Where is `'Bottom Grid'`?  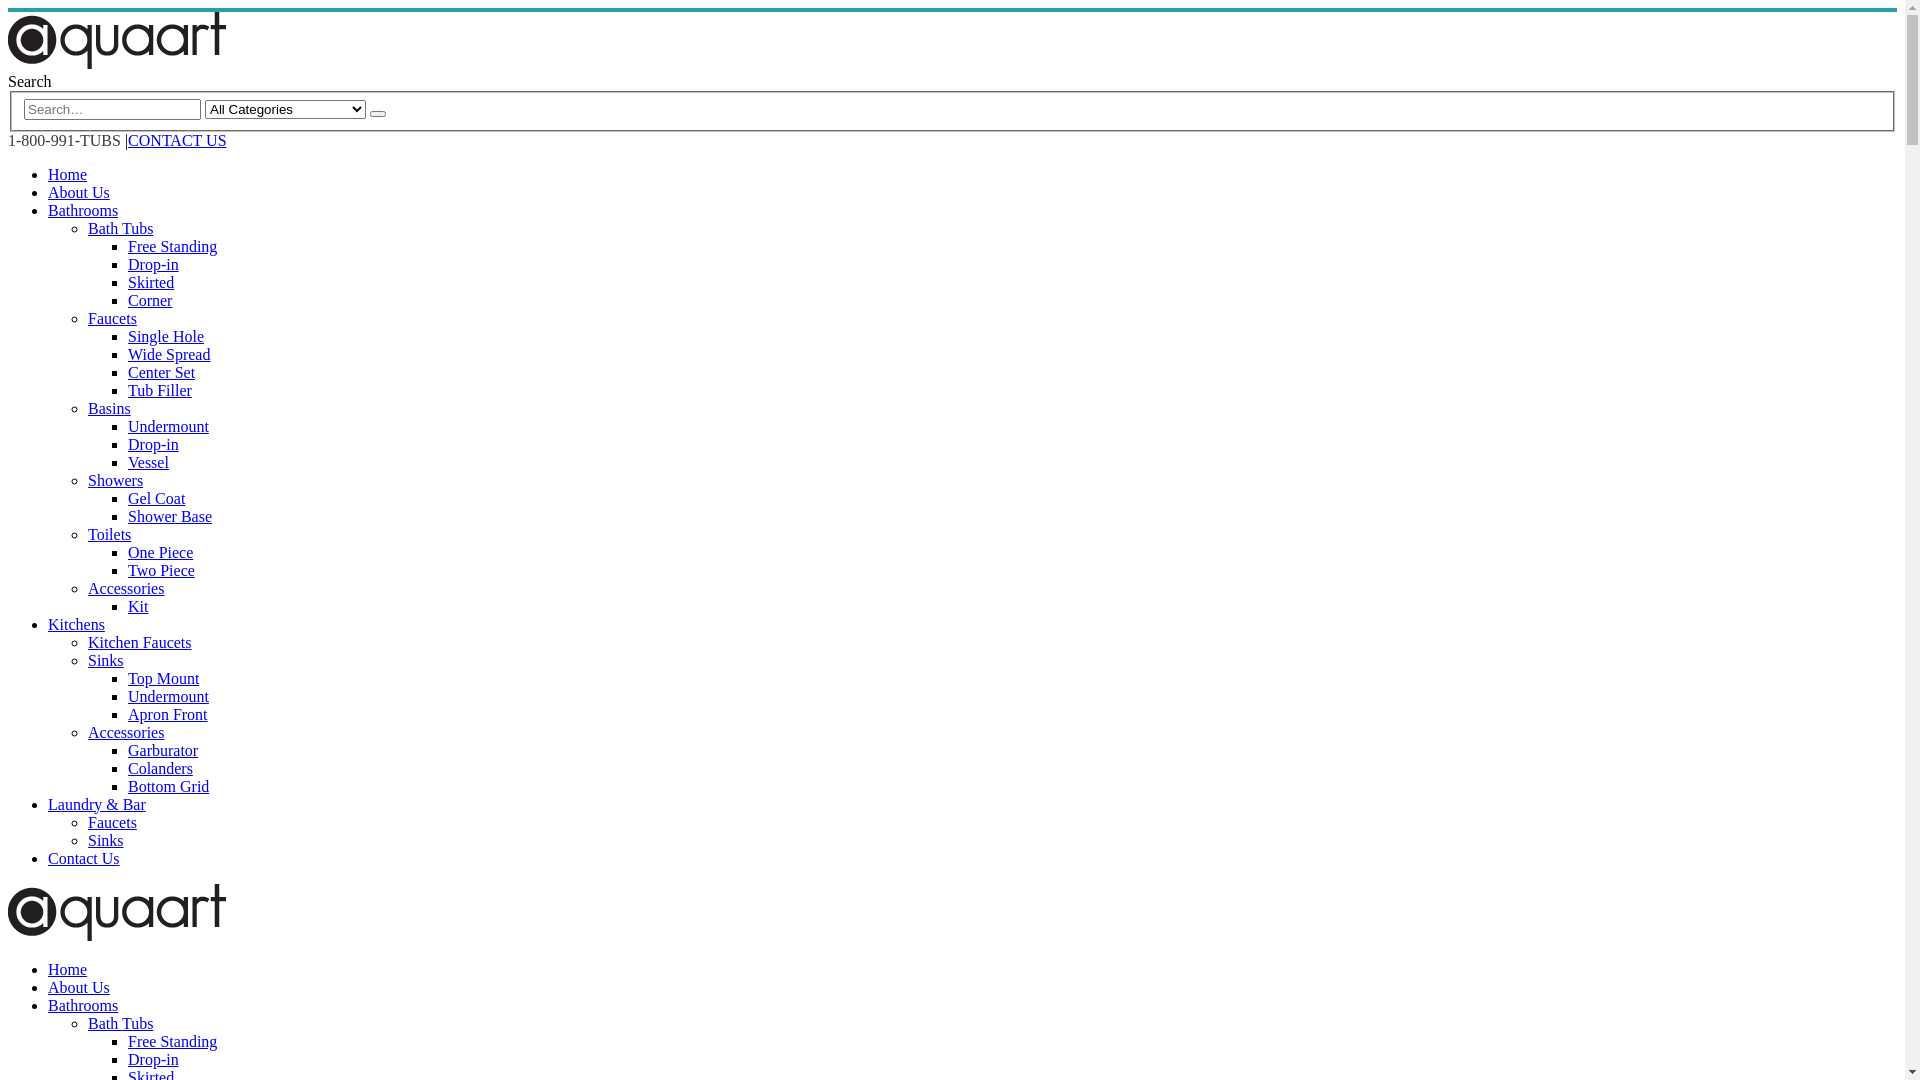 'Bottom Grid' is located at coordinates (127, 785).